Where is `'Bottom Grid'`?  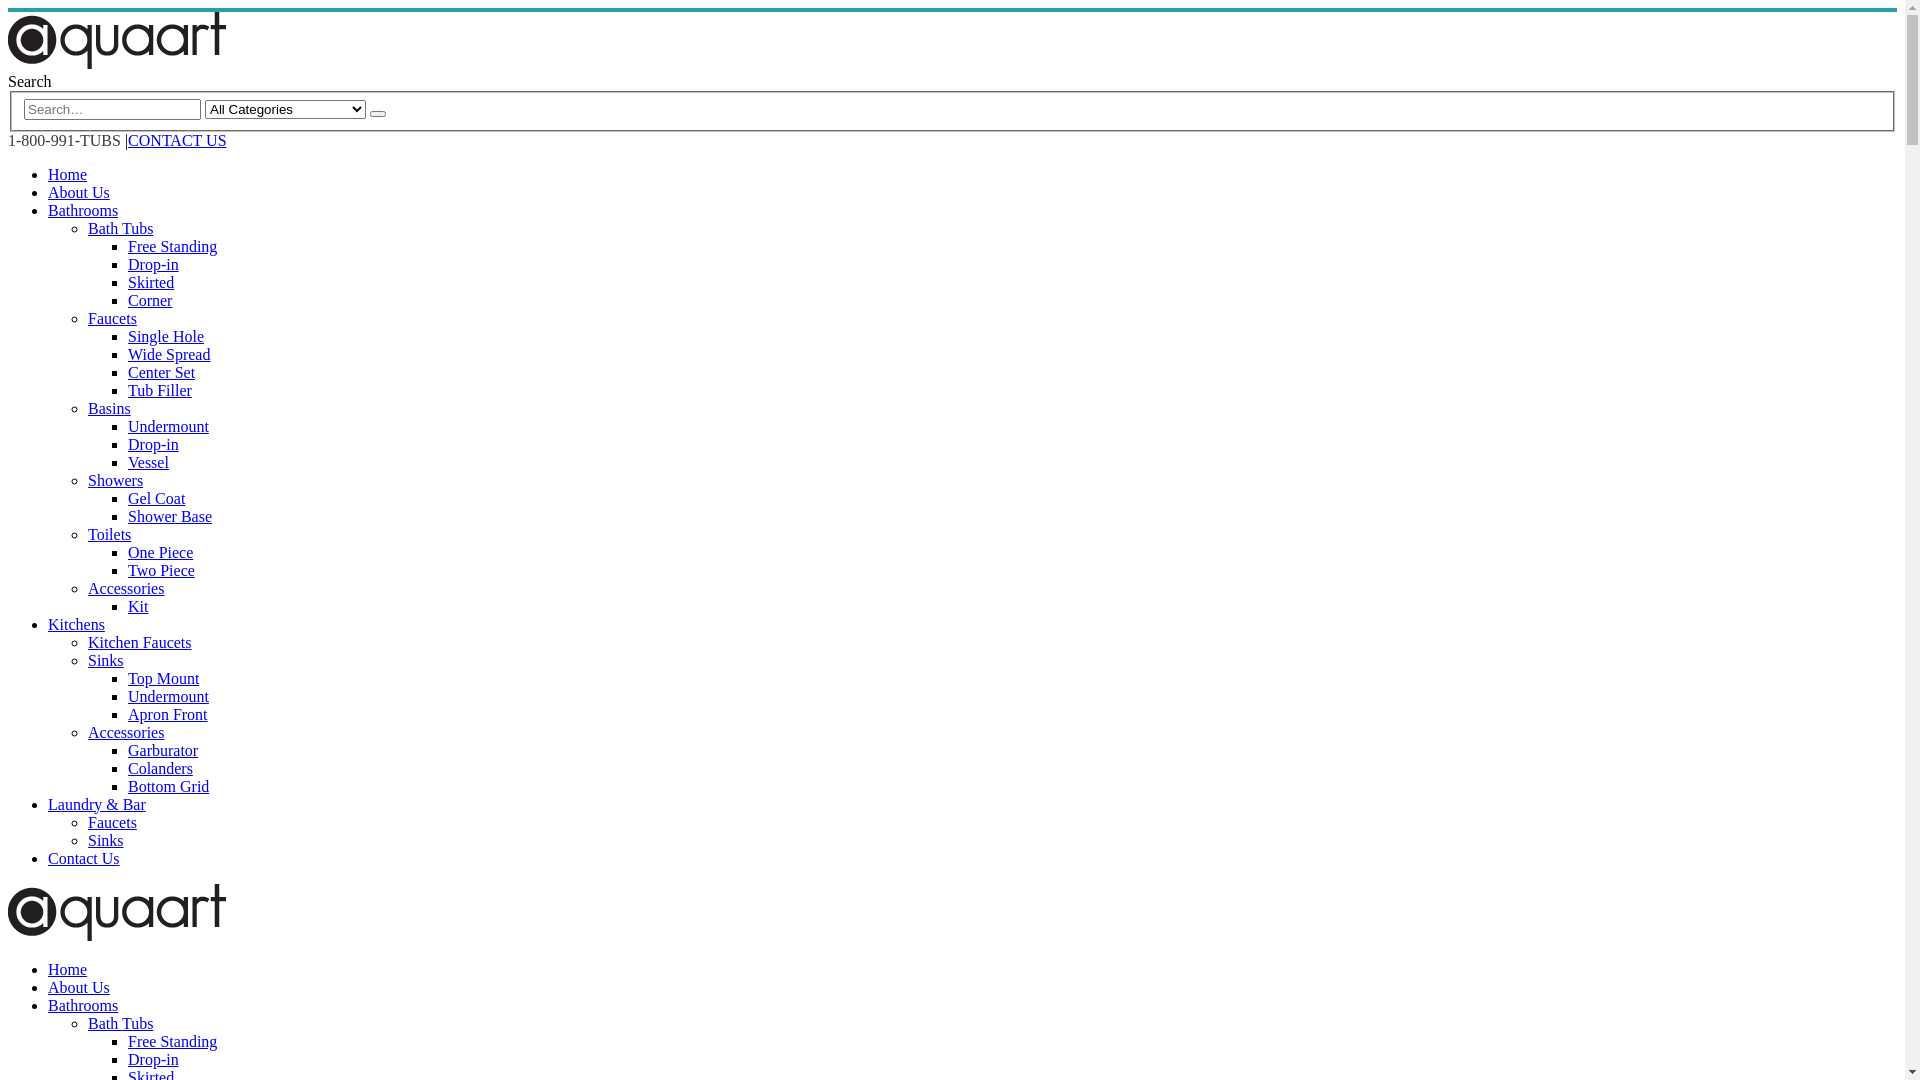 'Bottom Grid' is located at coordinates (127, 785).